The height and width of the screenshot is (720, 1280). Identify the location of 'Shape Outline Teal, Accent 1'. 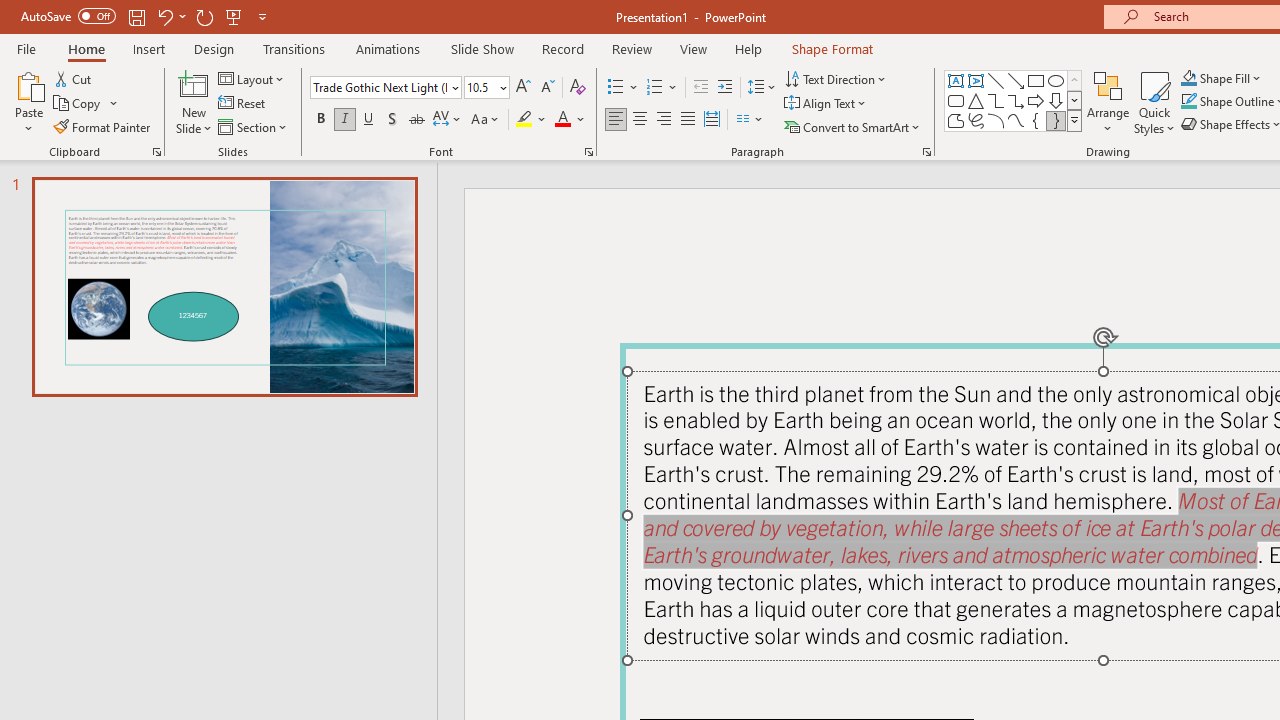
(1189, 101).